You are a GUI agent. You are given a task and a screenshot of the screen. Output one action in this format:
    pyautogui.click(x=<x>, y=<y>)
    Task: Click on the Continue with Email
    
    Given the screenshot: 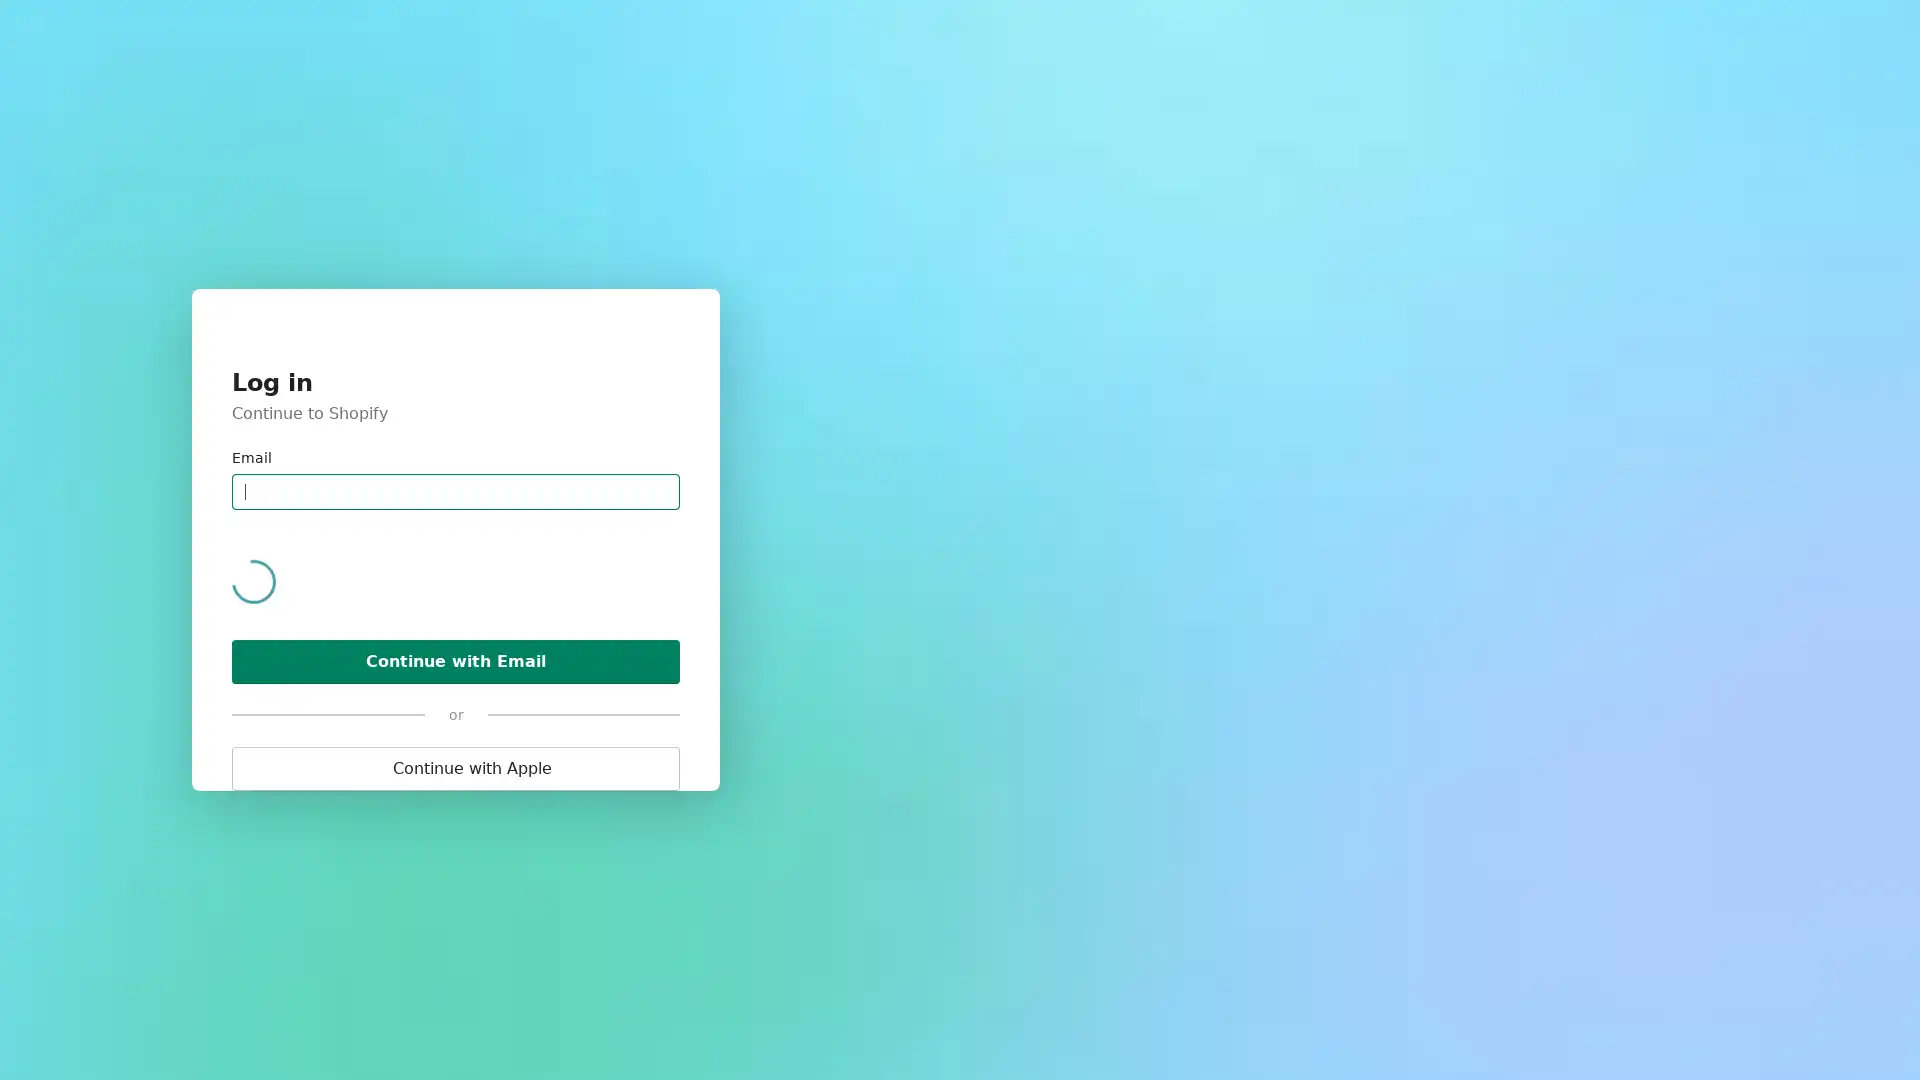 What is the action you would take?
    pyautogui.click(x=455, y=532)
    